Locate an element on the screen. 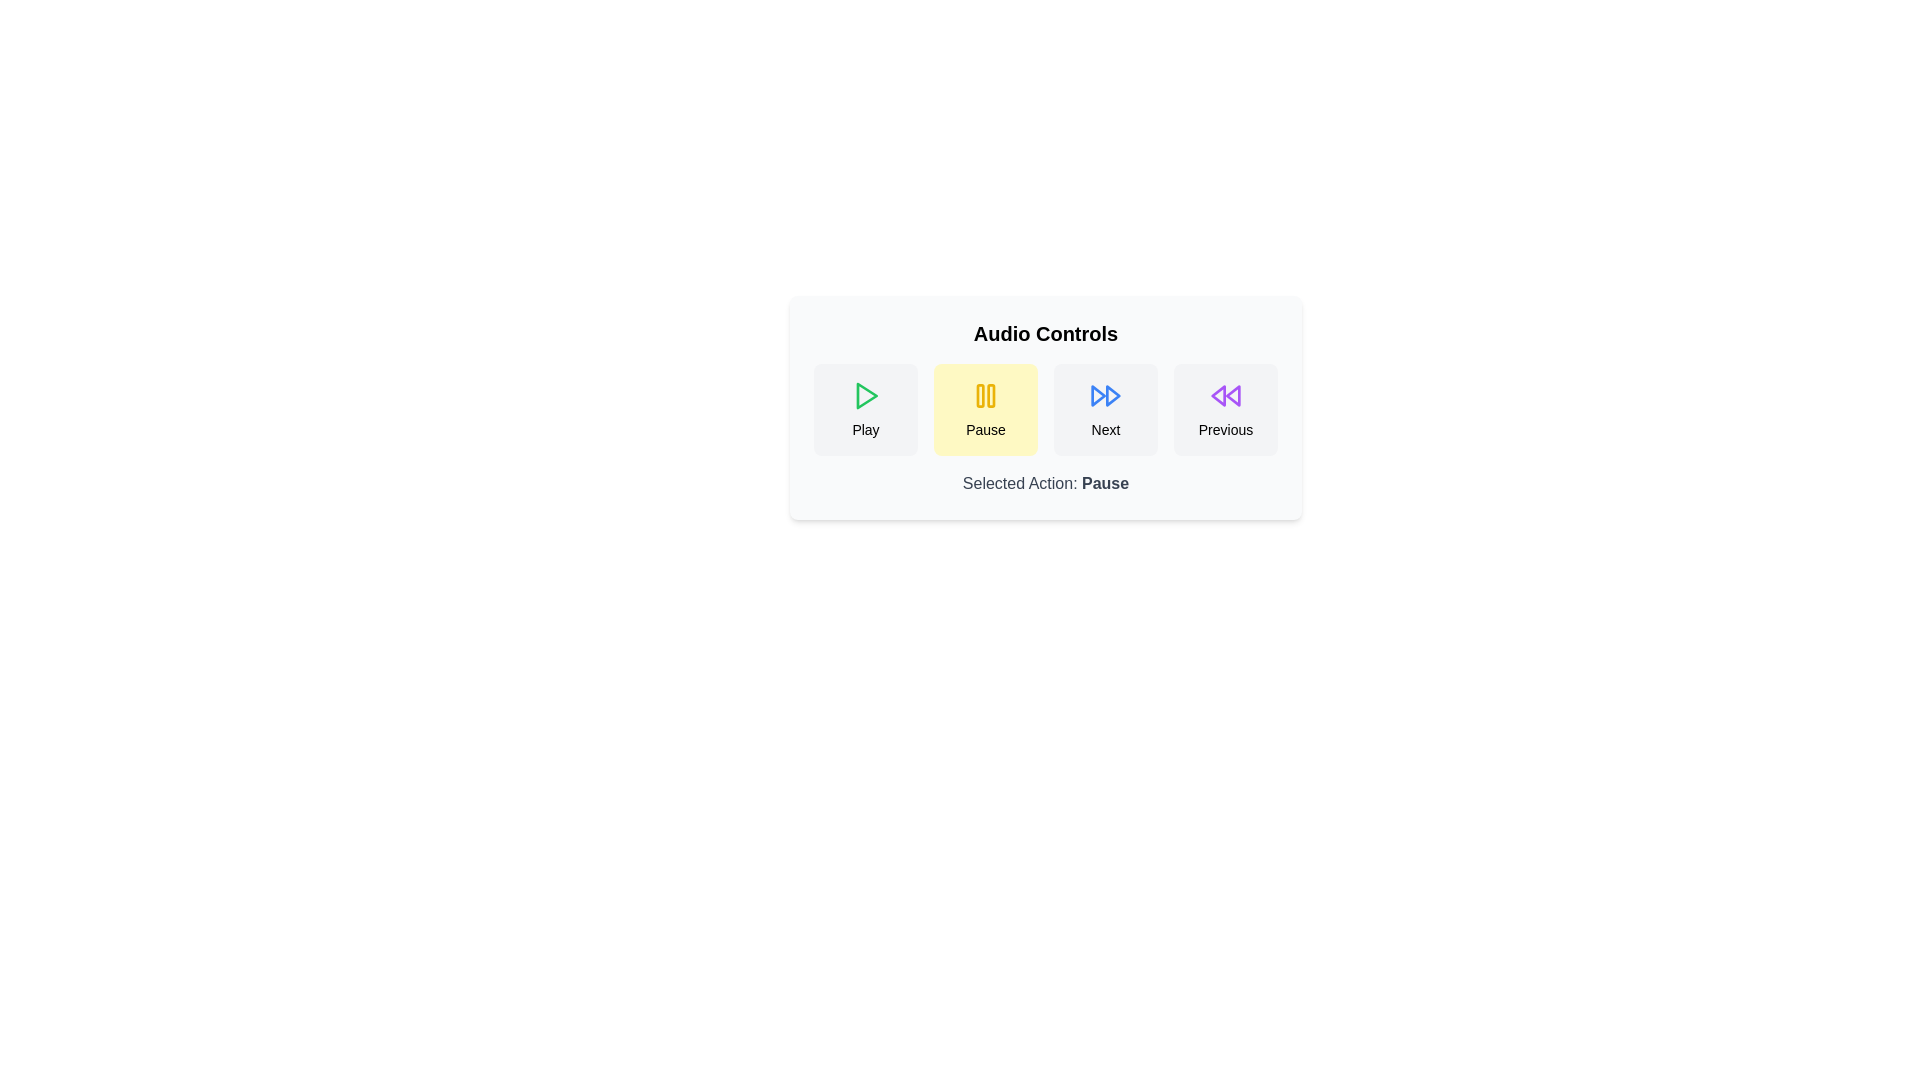 The image size is (1920, 1080). the action Next by clicking on the corresponding button is located at coordinates (1104, 408).